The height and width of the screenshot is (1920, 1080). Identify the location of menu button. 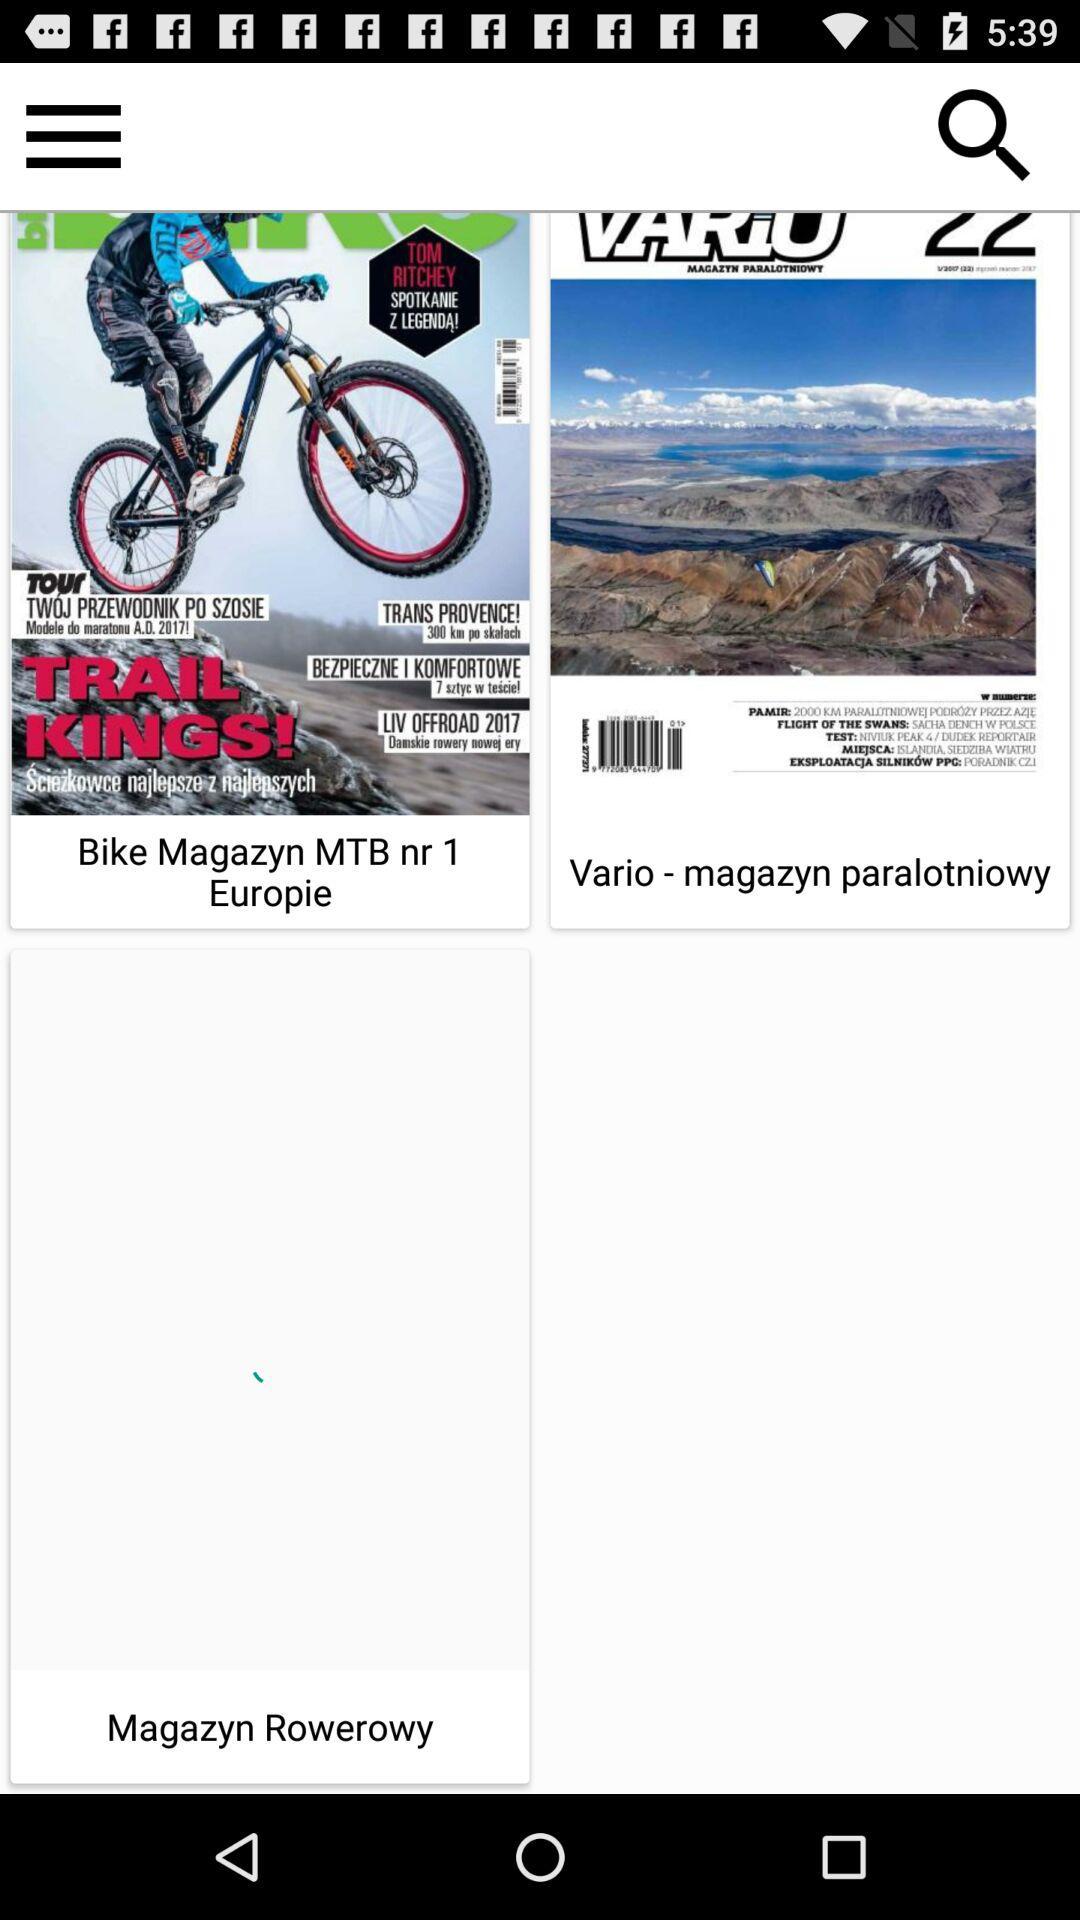
(72, 135).